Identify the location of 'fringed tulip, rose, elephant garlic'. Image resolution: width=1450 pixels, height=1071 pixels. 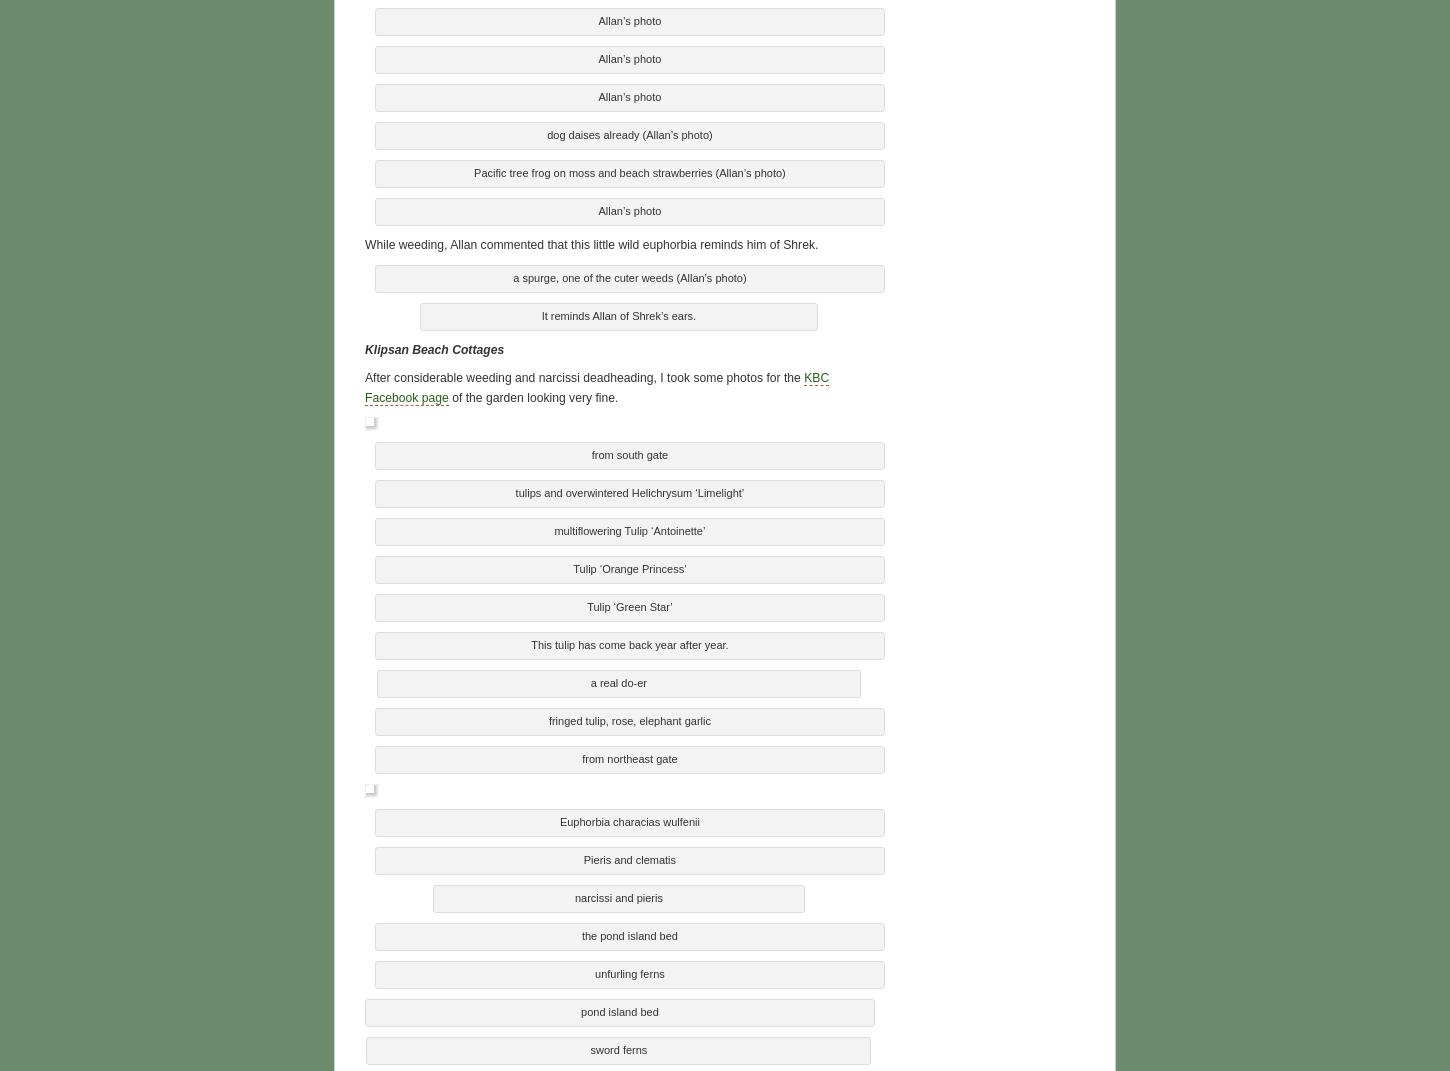
(628, 717).